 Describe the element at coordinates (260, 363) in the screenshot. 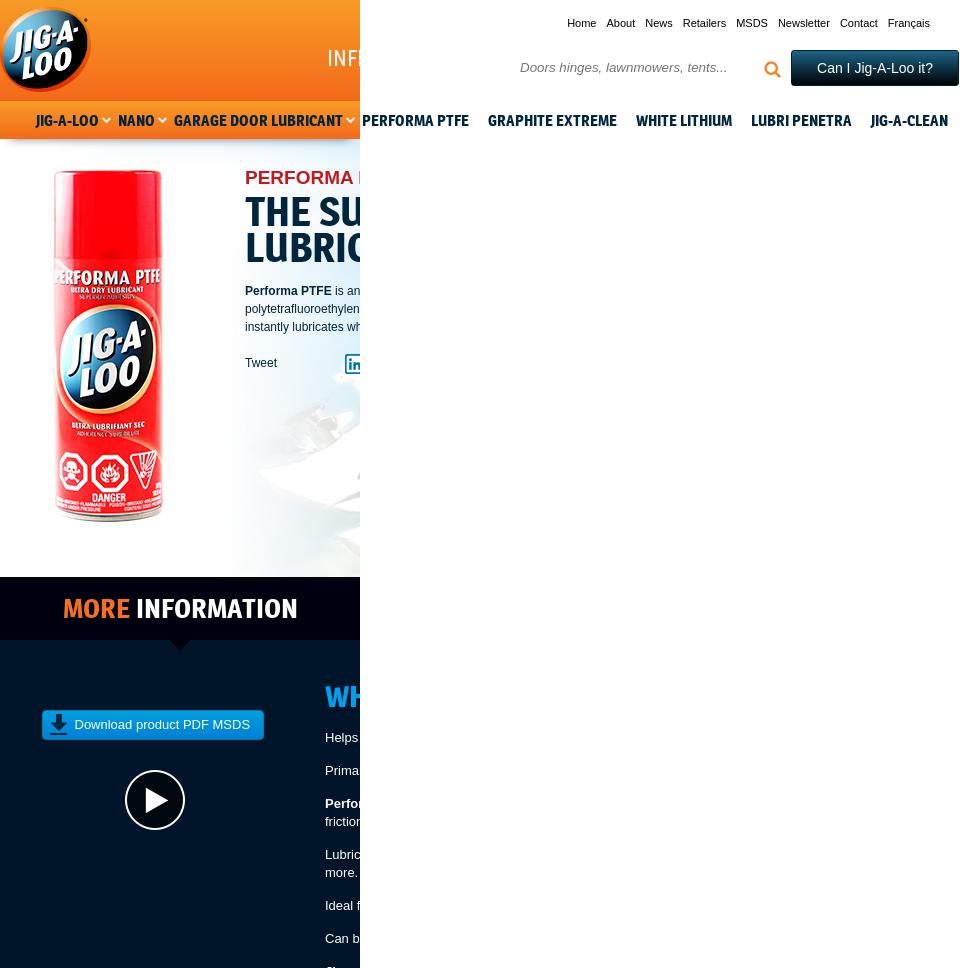

I see `'Tweet'` at that location.